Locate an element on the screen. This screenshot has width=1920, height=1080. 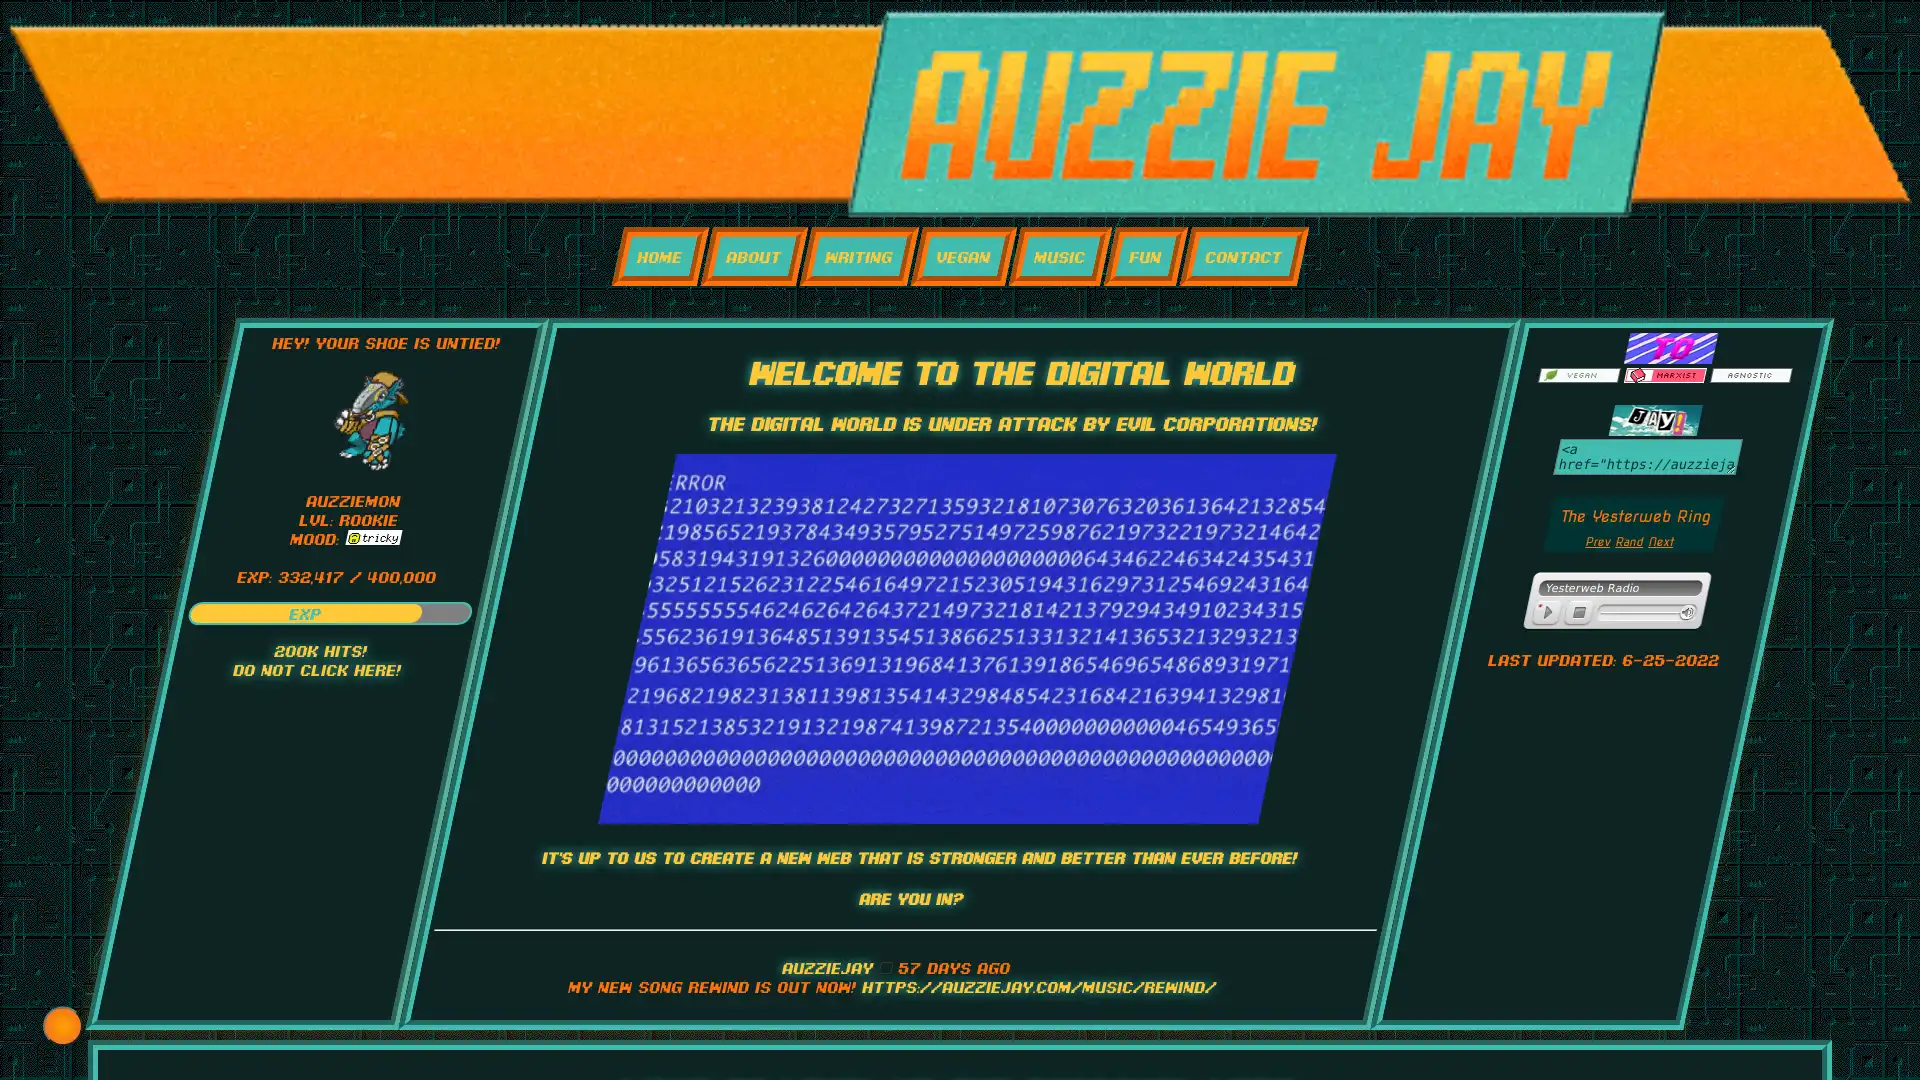
MUSIC is located at coordinates (1058, 255).